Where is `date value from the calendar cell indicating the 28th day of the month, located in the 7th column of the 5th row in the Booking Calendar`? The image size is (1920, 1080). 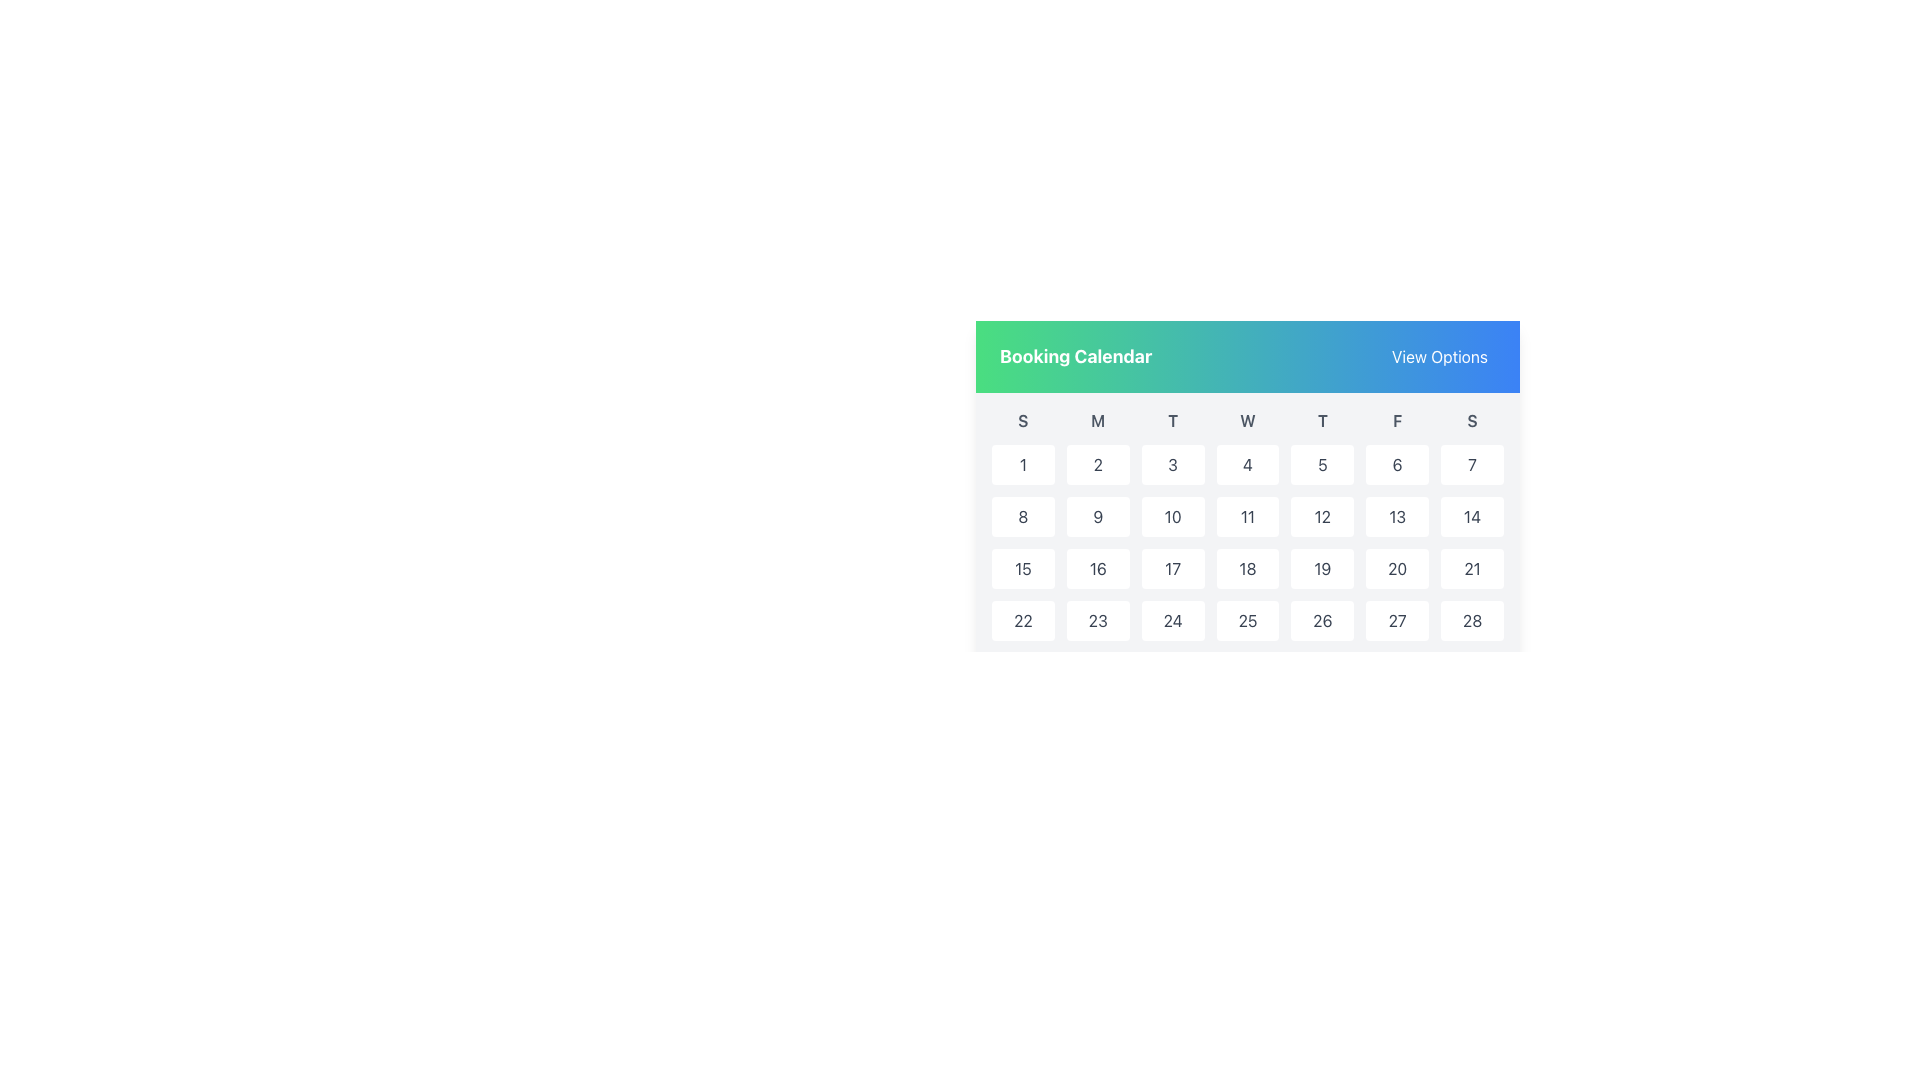
date value from the calendar cell indicating the 28th day of the month, located in the 7th column of the 5th row in the Booking Calendar is located at coordinates (1472, 620).